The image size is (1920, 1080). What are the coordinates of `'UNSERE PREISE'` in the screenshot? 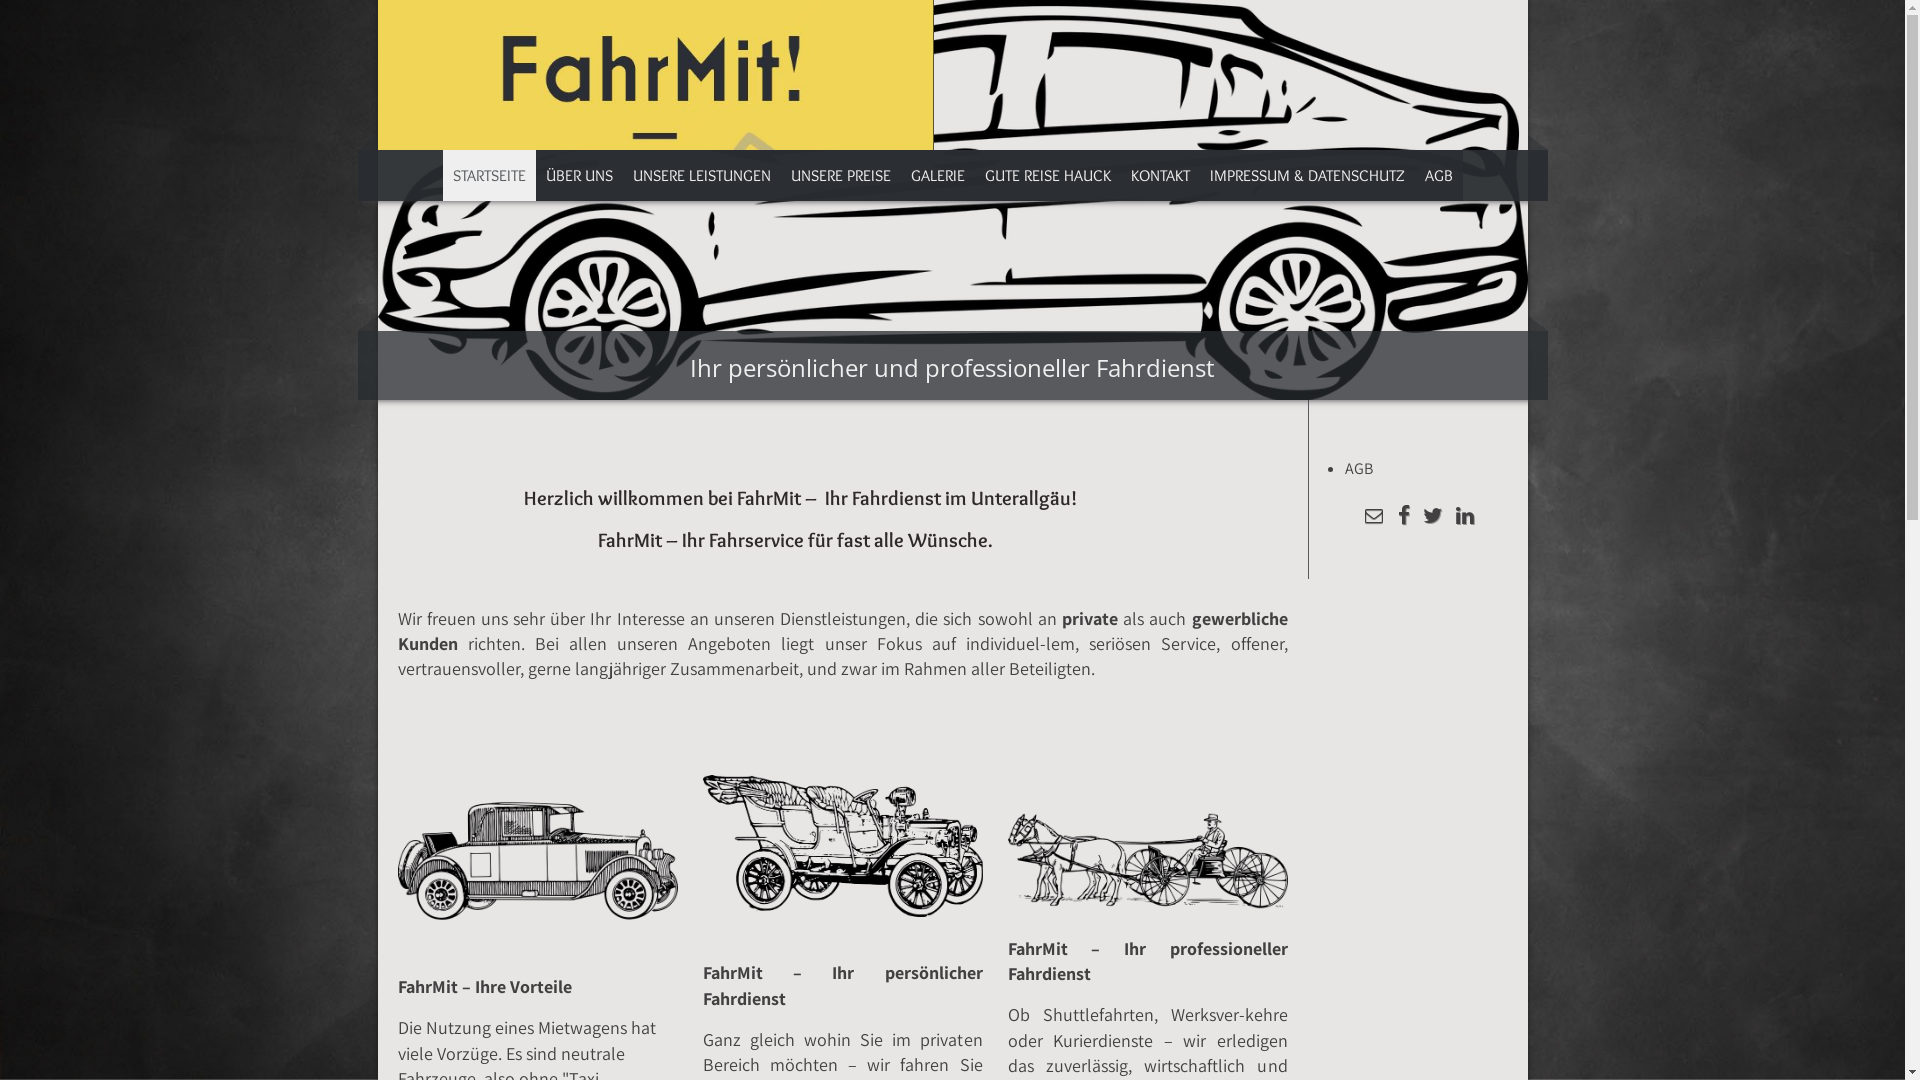 It's located at (840, 174).